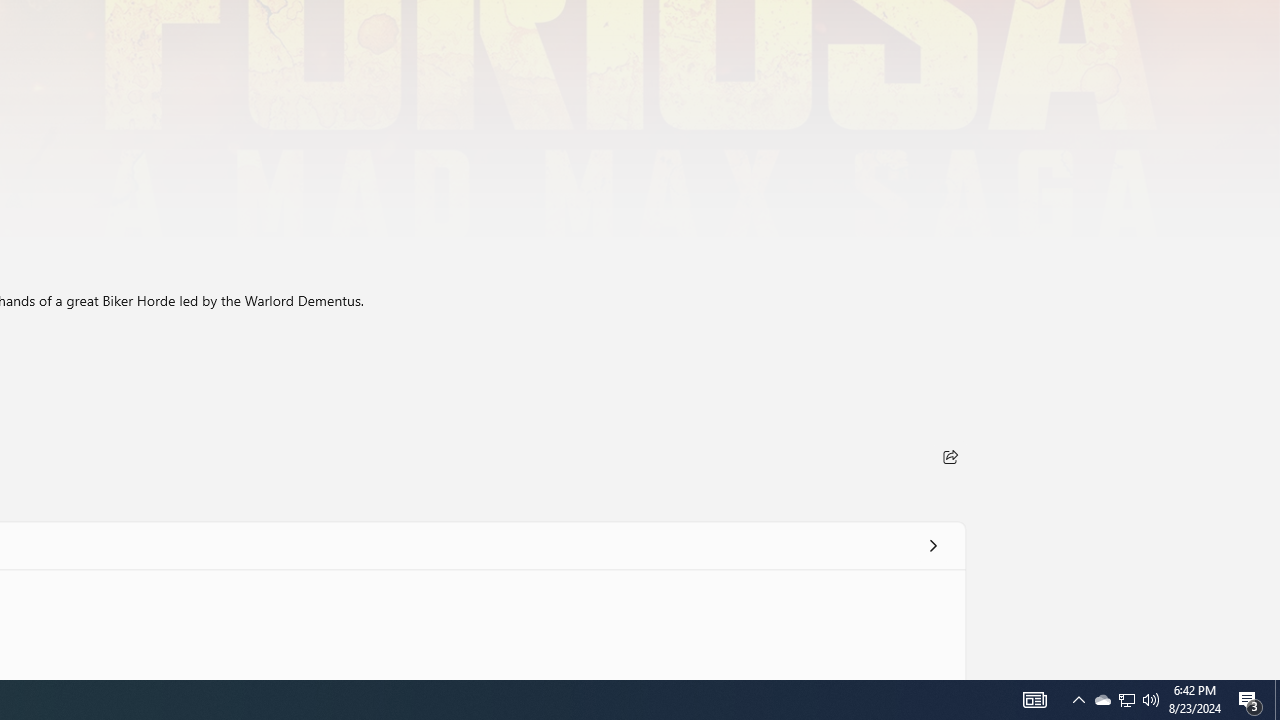  Describe the element at coordinates (1271, 672) in the screenshot. I see `'Vertical Small Increase'` at that location.